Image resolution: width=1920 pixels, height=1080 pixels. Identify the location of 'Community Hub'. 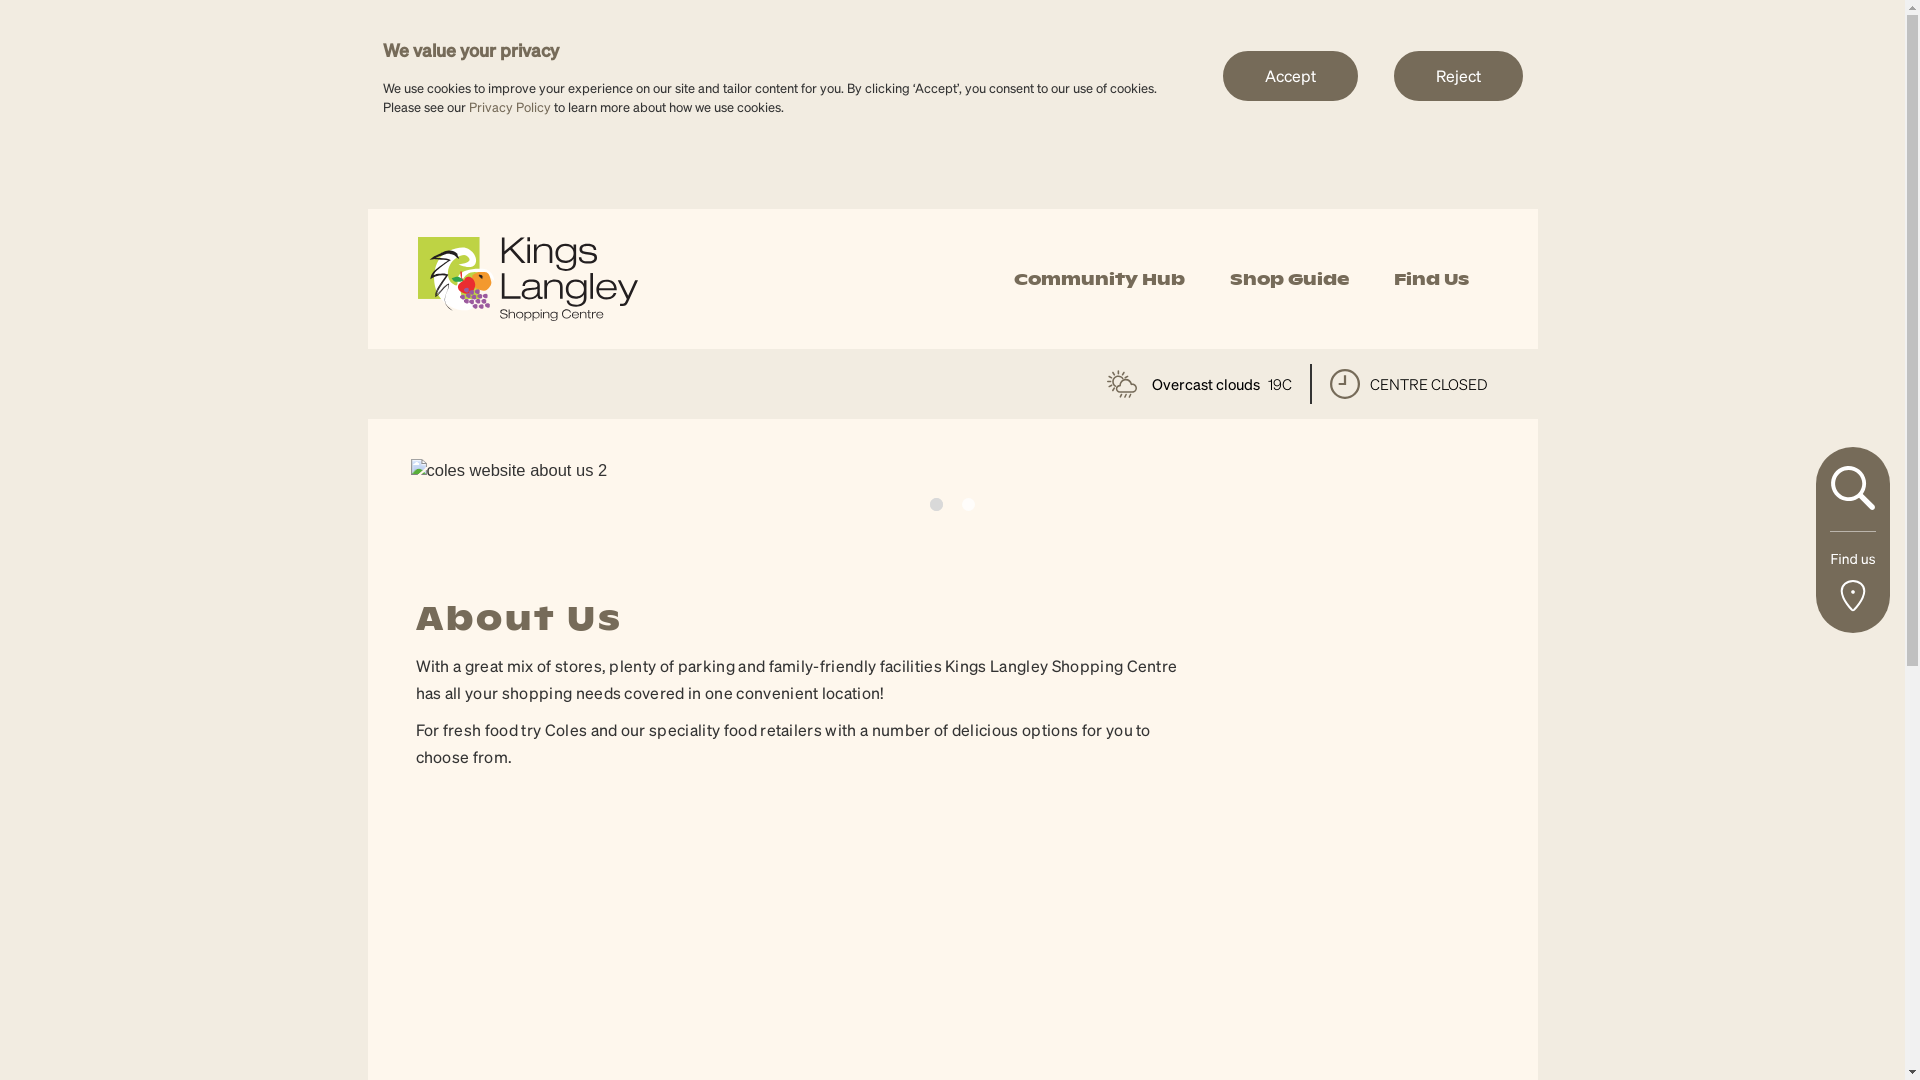
(1098, 279).